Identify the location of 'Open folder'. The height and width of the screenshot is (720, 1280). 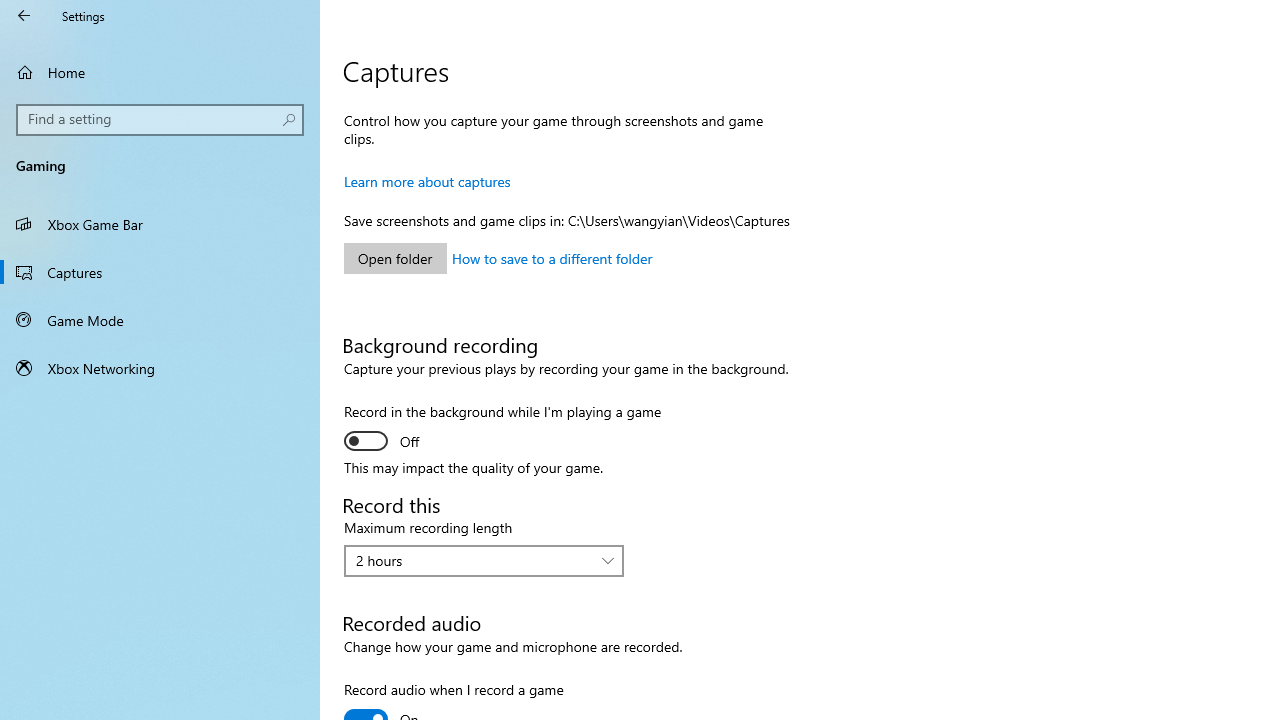
(395, 257).